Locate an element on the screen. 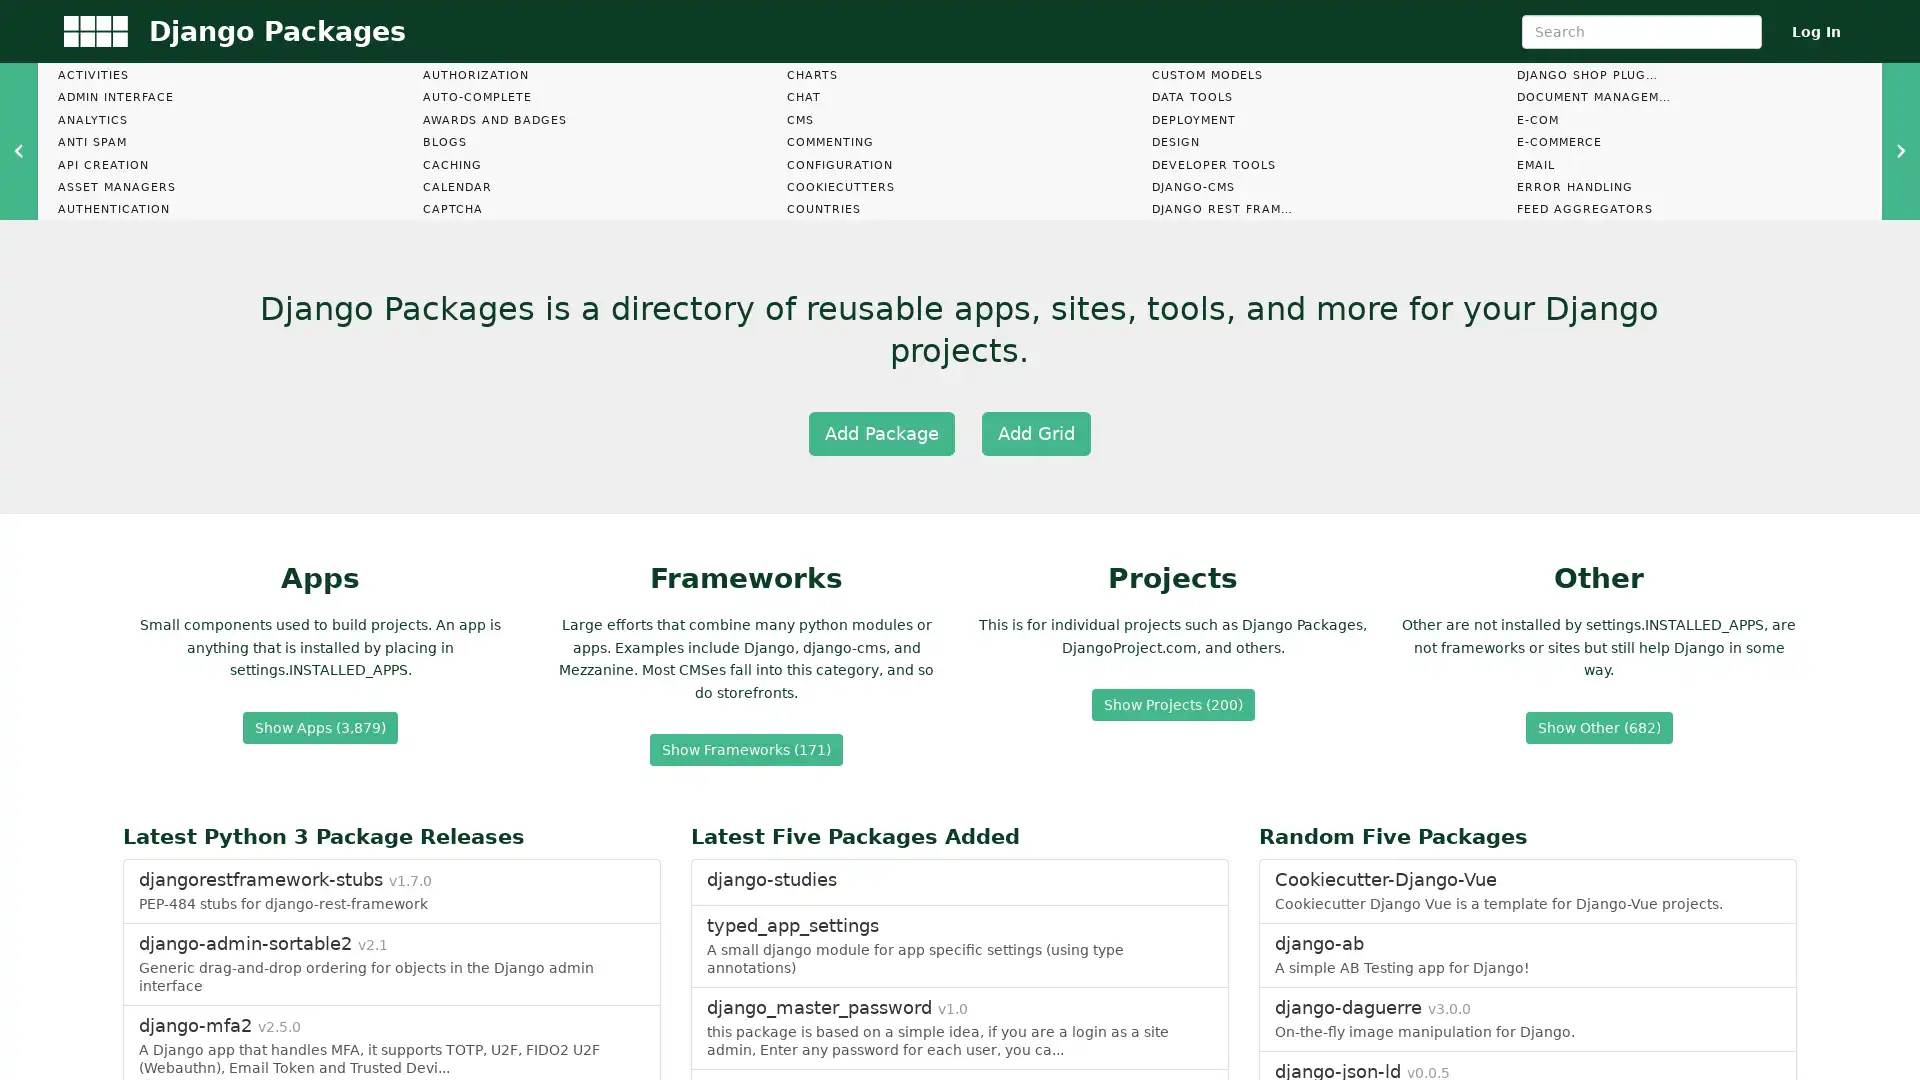 The image size is (1920, 1080). Add Package is located at coordinates (880, 431).